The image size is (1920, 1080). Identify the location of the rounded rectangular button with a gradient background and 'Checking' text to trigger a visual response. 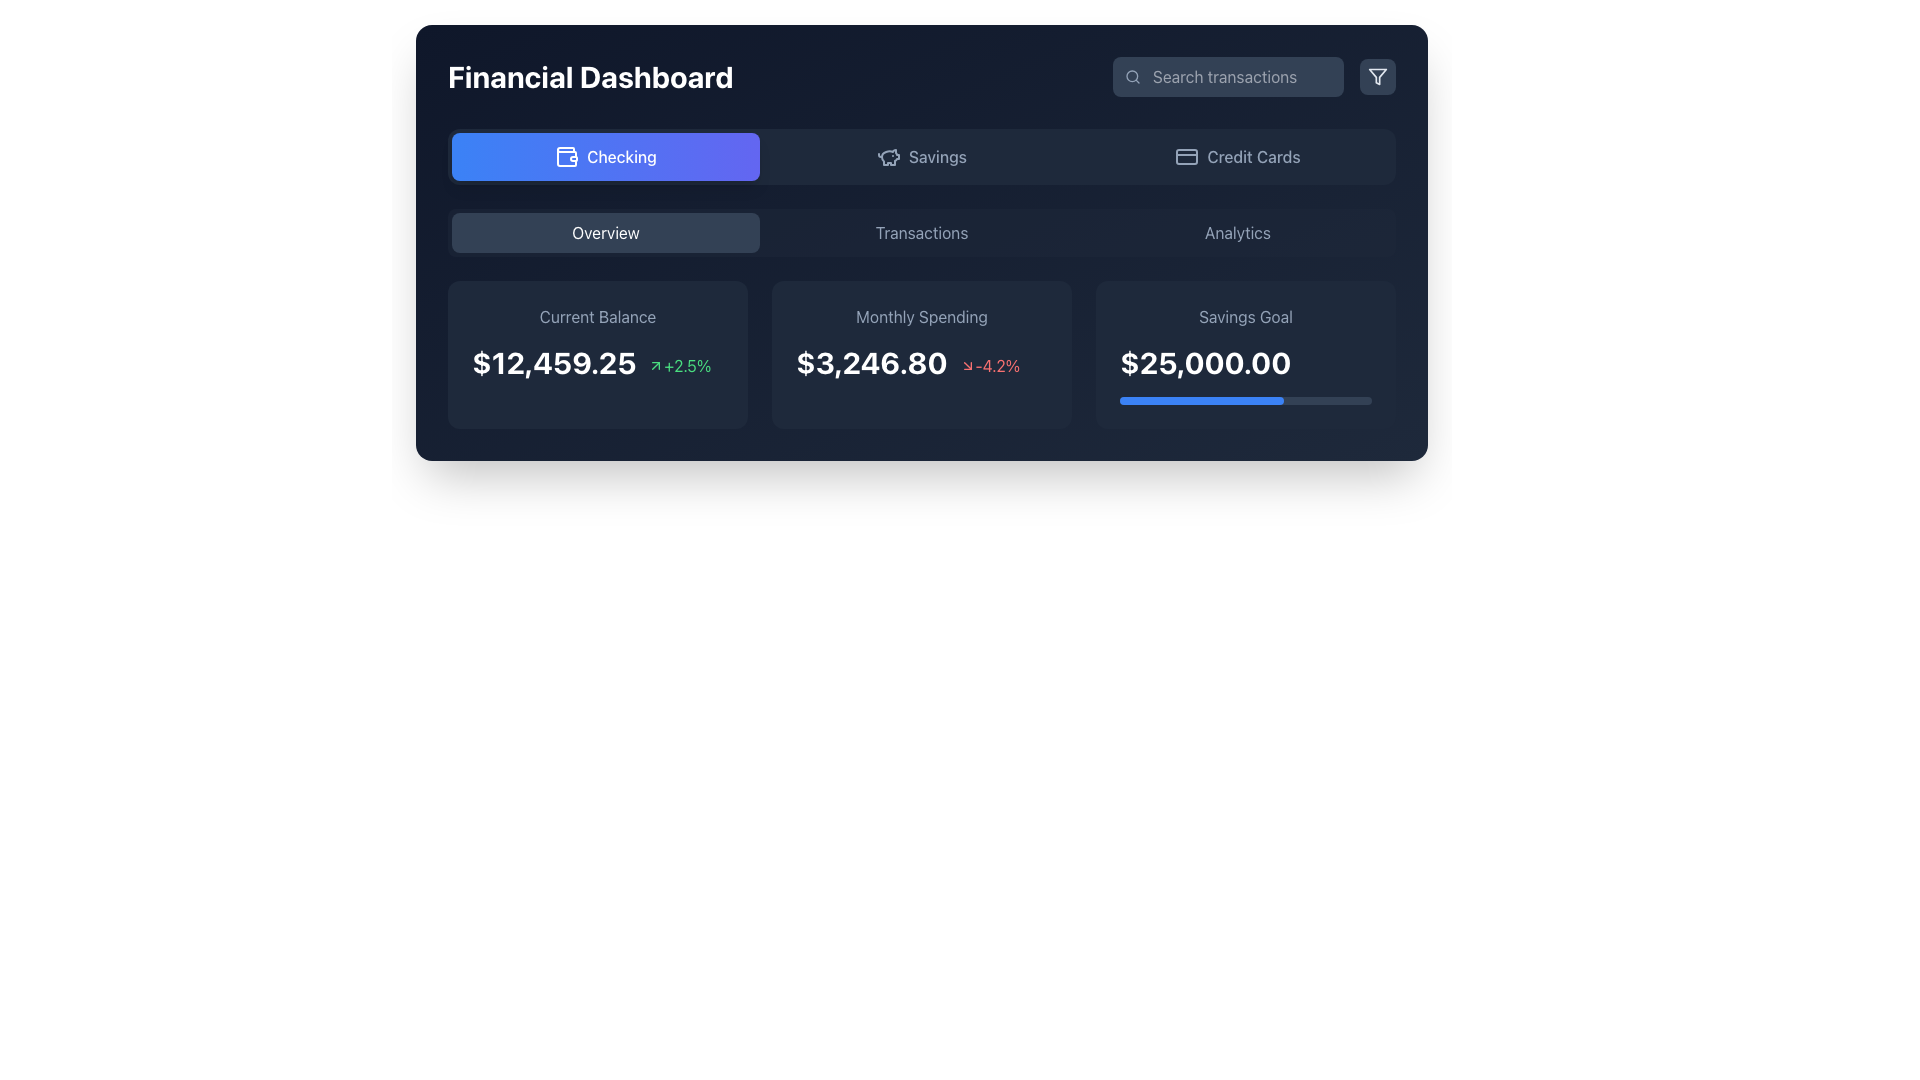
(604, 156).